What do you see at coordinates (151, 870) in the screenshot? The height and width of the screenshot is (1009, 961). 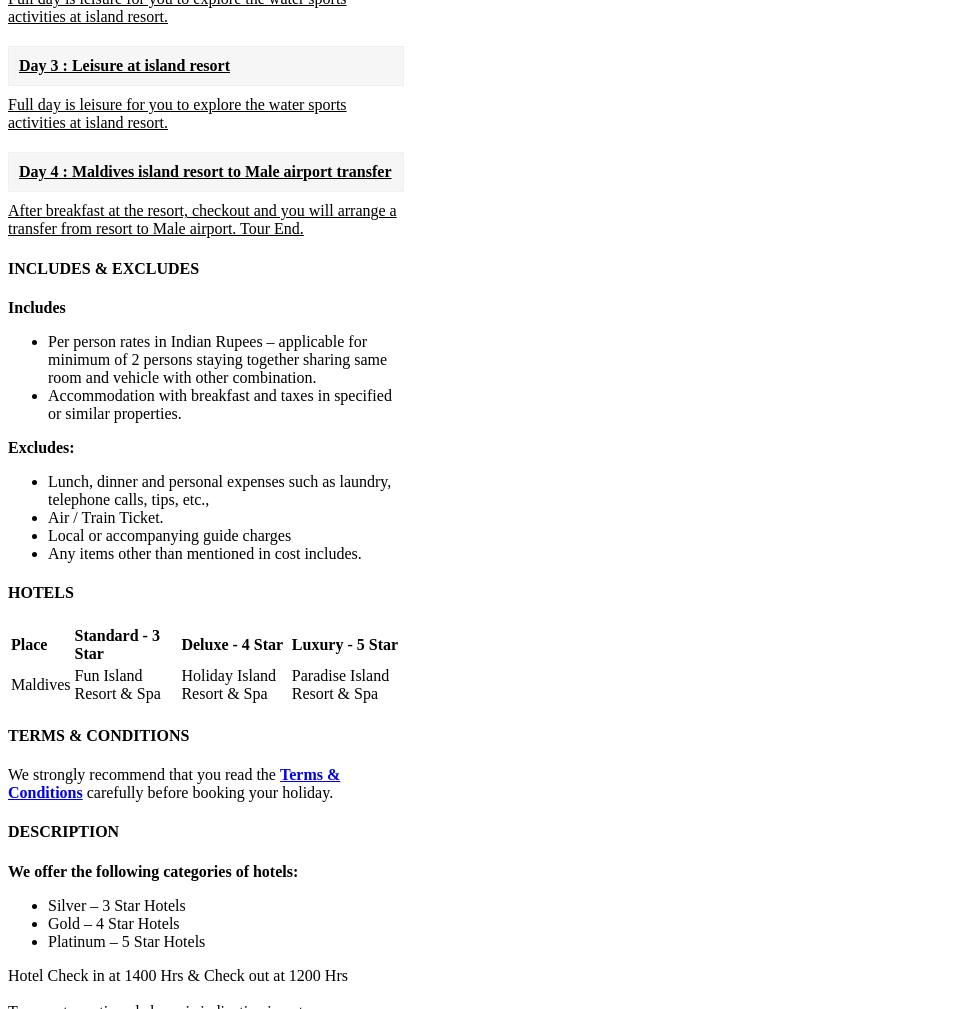 I see `'We offer the following categories of hotels:'` at bounding box center [151, 870].